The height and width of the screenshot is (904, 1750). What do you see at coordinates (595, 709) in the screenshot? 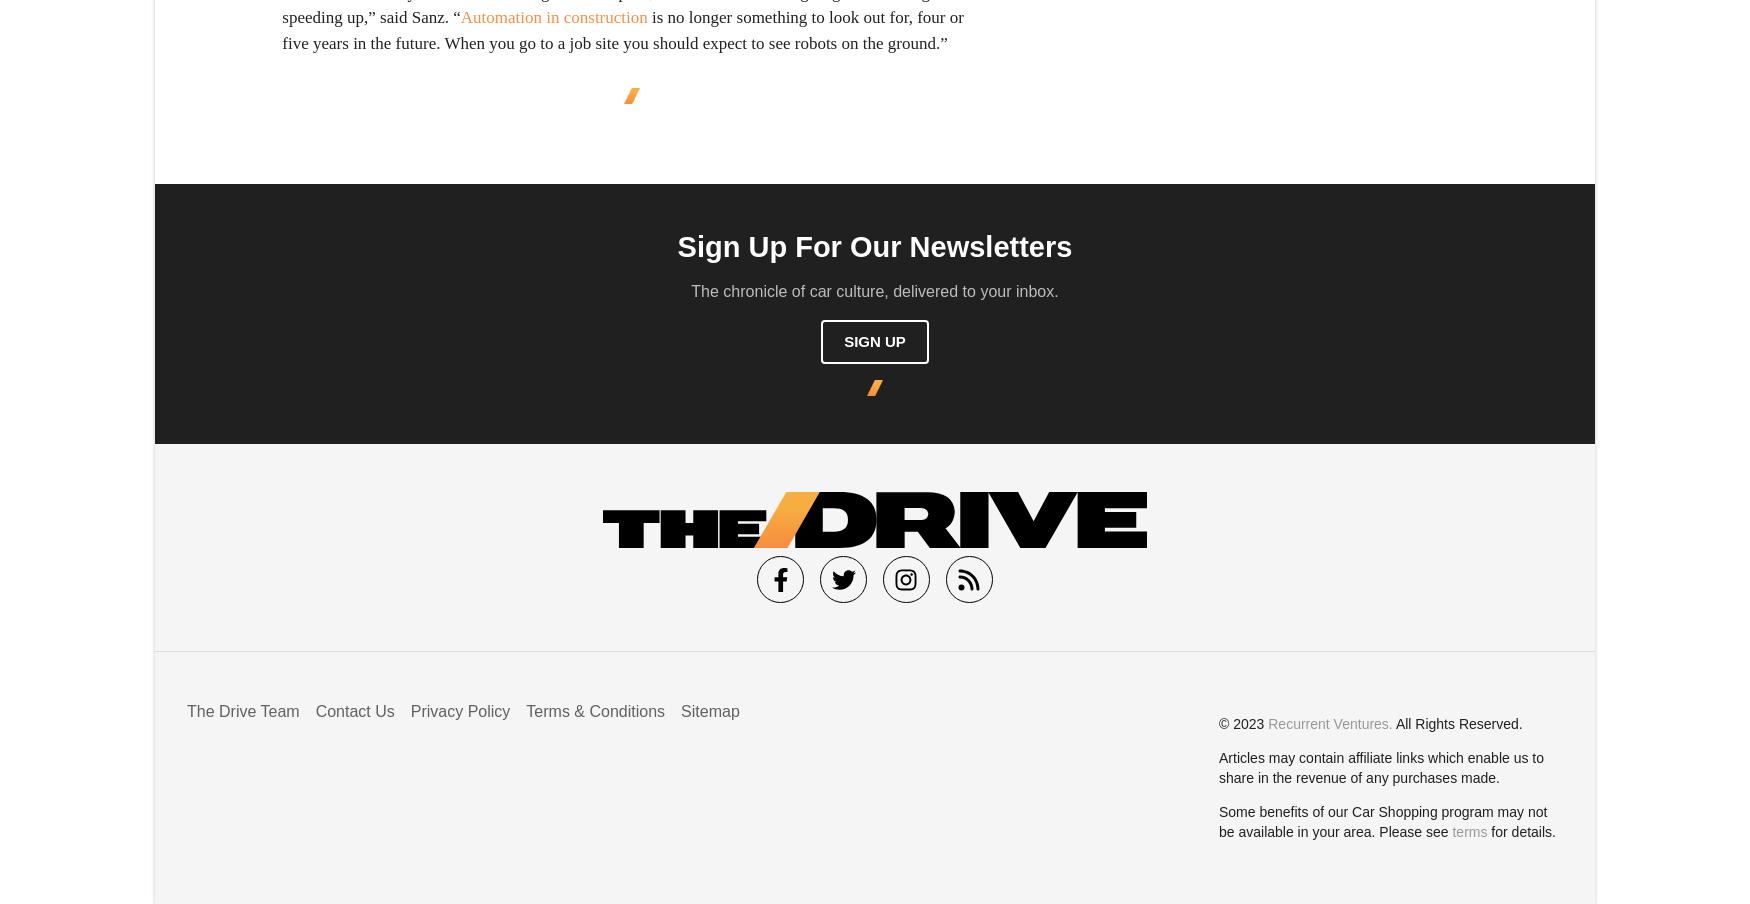
I see `'Terms & Conditions'` at bounding box center [595, 709].